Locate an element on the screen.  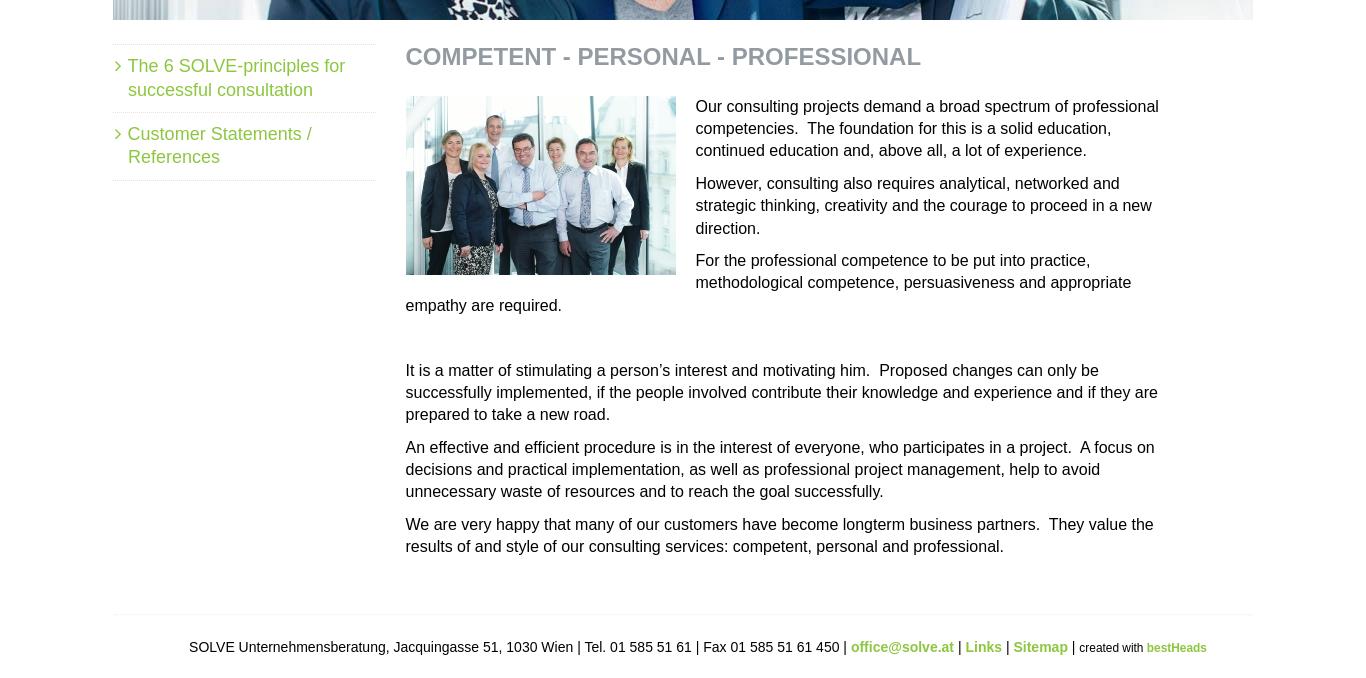
'Our consulting projects demand a broad spectrum of professional competencies.  The foundation for this is a solid education, continued education and, above all, a lot of experience.' is located at coordinates (926, 127).